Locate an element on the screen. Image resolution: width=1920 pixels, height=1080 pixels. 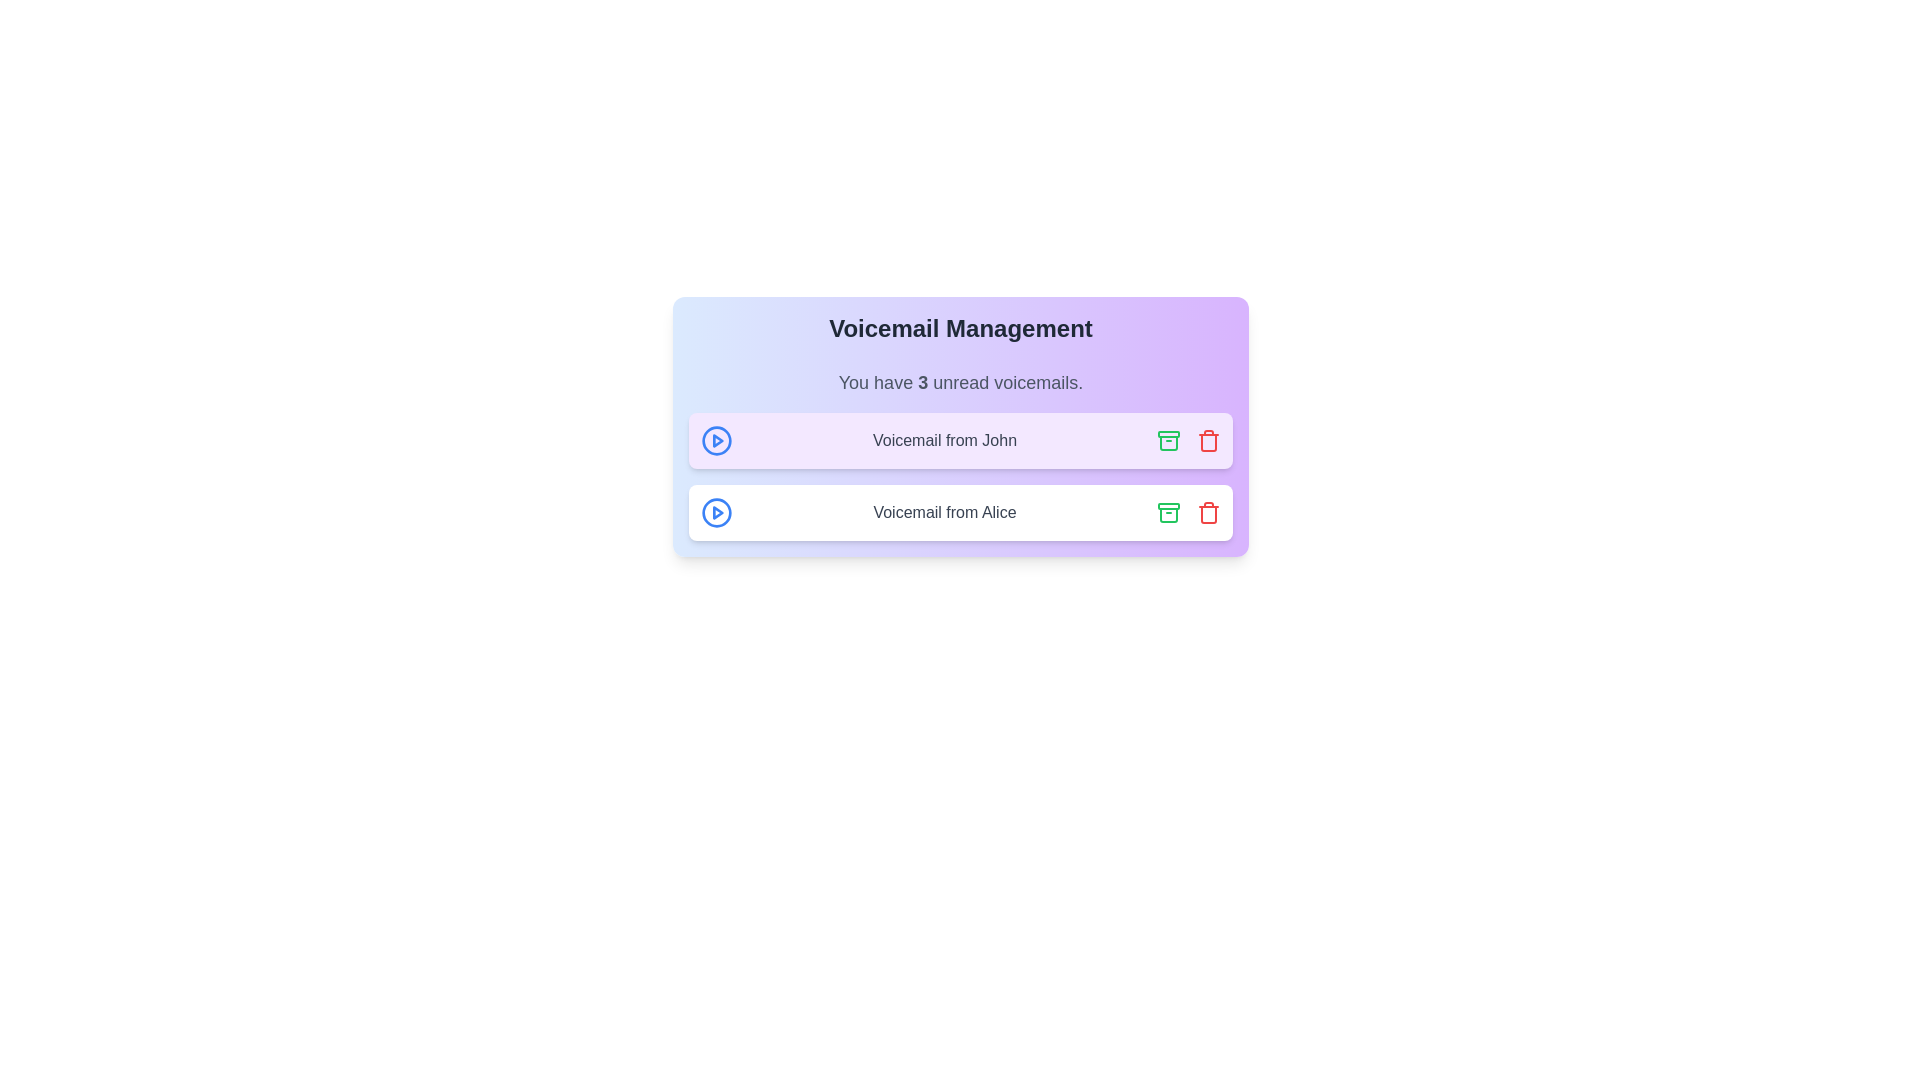
the SVG circle component that represents the play button for playing a voicemail, located inside the first voicemail row next to 'Voicemail from John' is located at coordinates (716, 439).